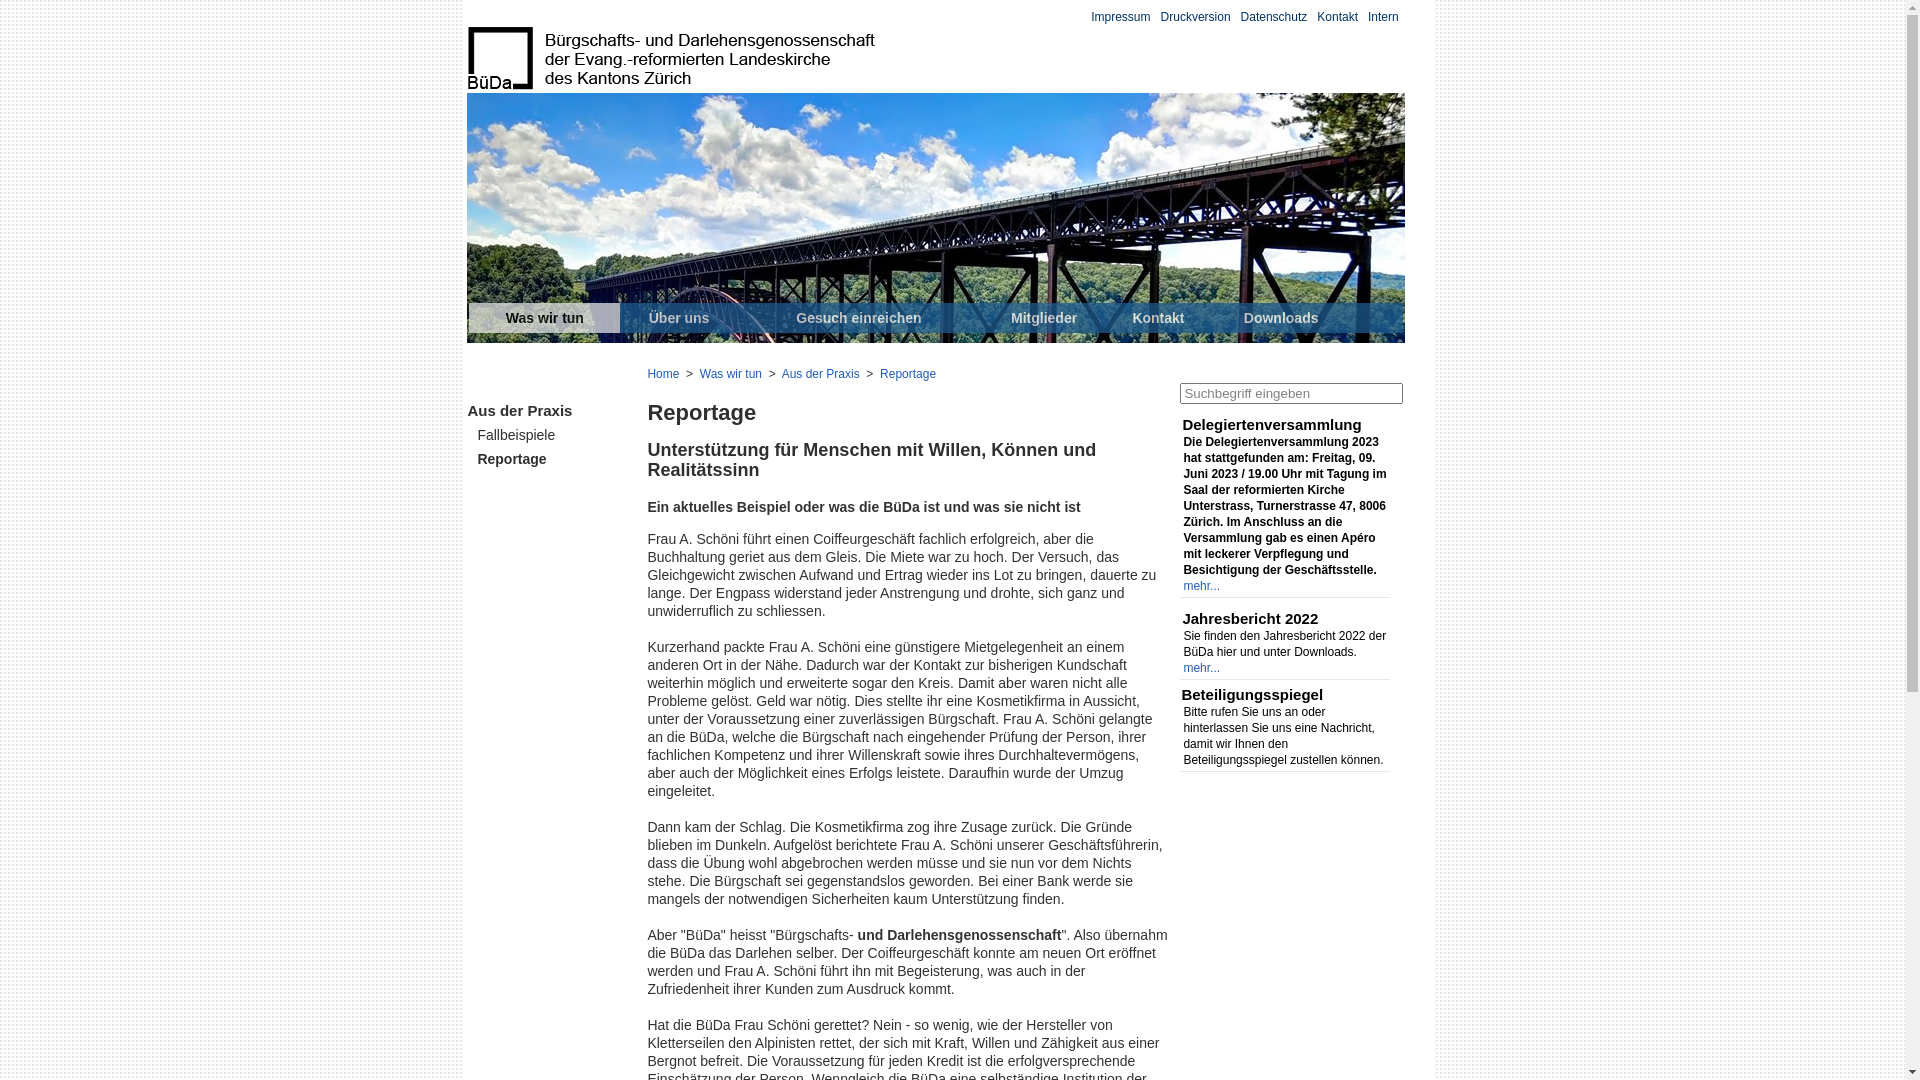 Image resolution: width=1920 pixels, height=1080 pixels. I want to click on 'Was wir tun', so click(700, 374).